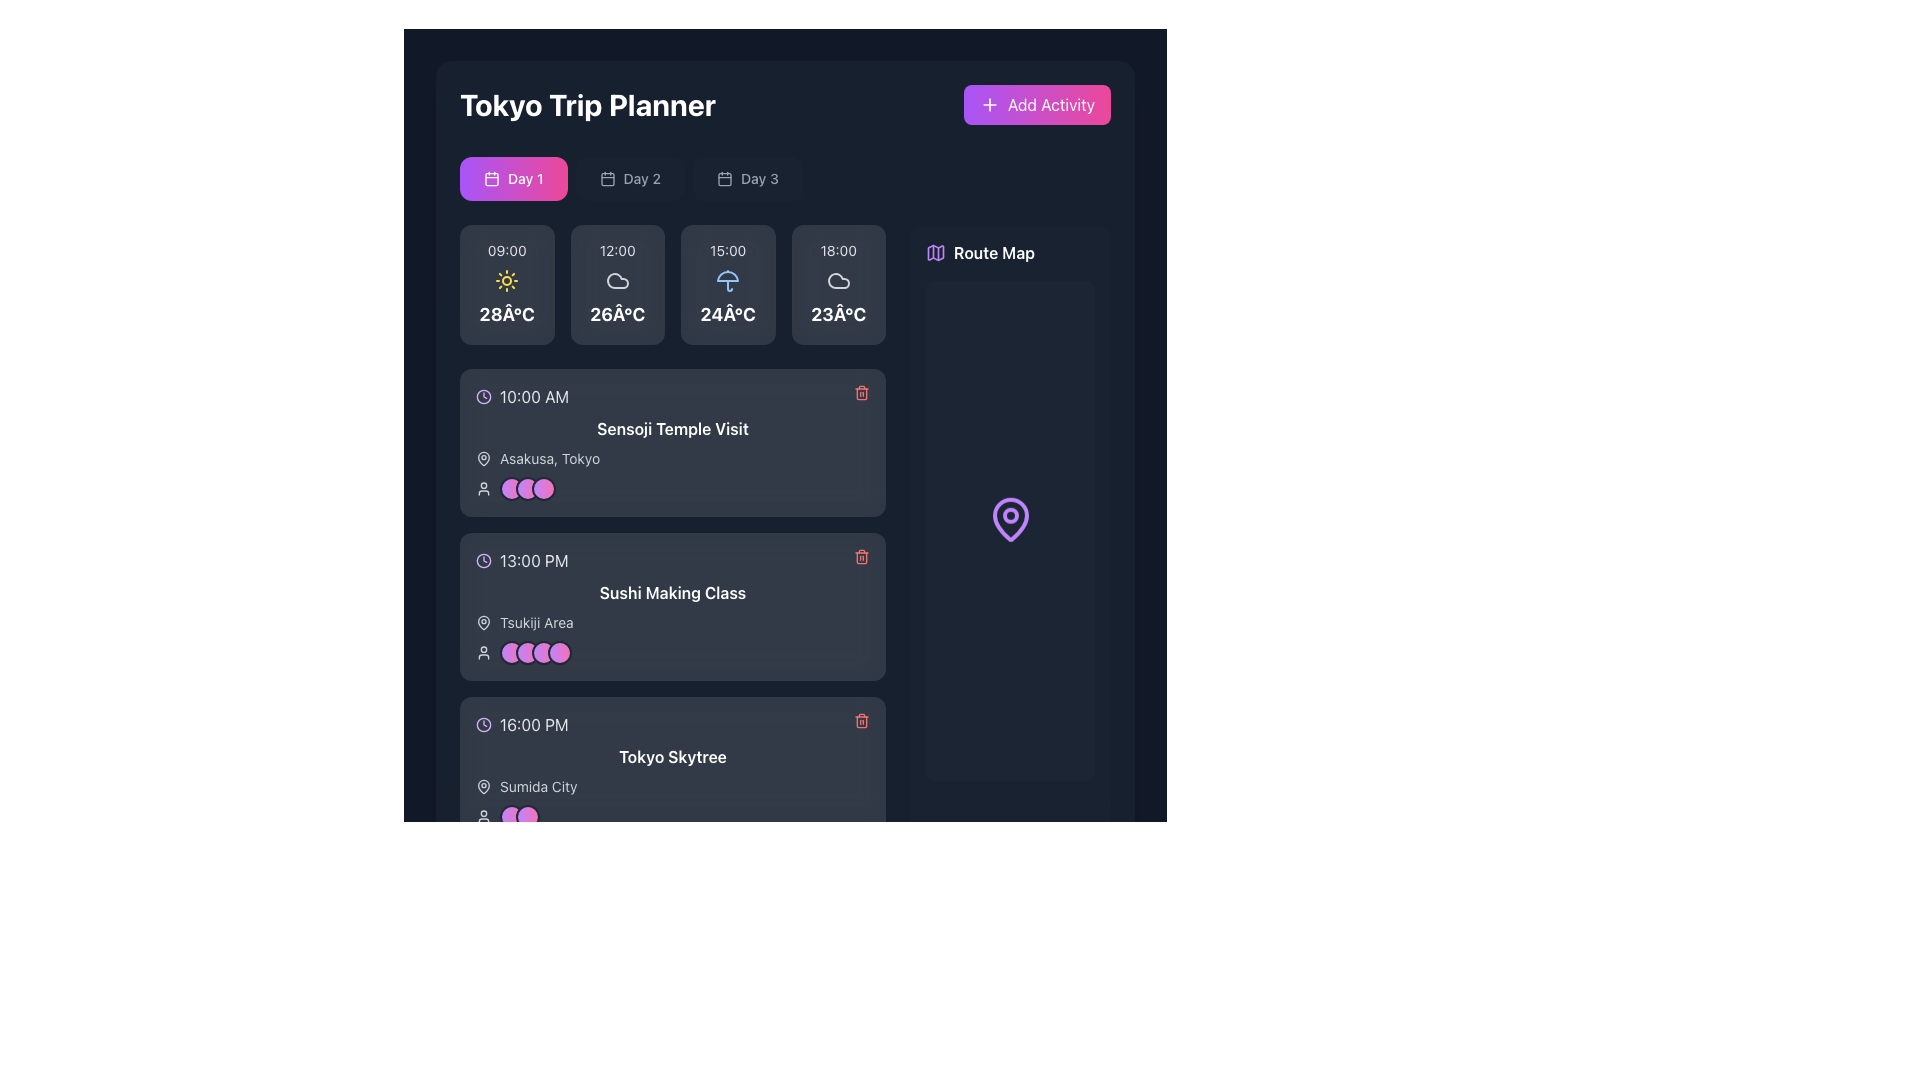  What do you see at coordinates (1010, 252) in the screenshot?
I see `details of the 'Route Map' label with a purple map icon located in the top-right section of the interface` at bounding box center [1010, 252].